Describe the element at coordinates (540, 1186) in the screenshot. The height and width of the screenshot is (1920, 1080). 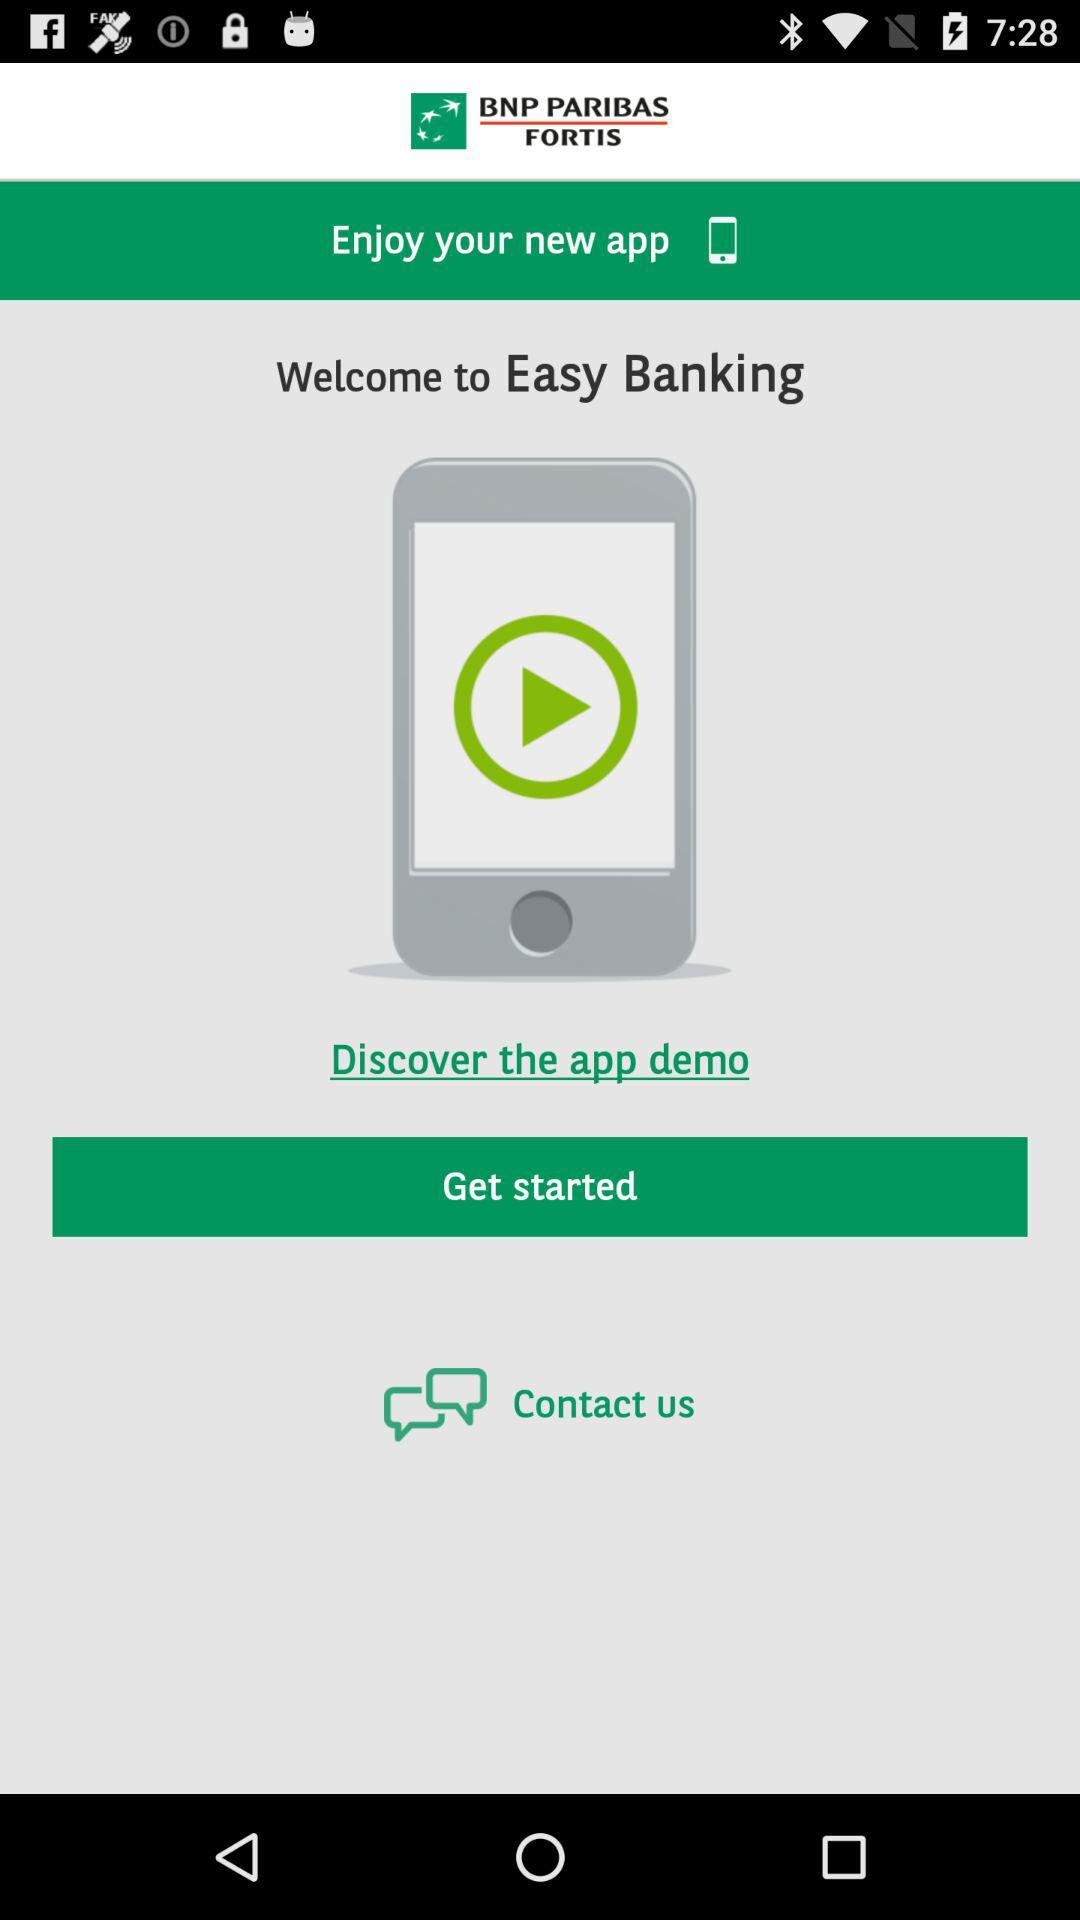
I see `the item below the discover the app item` at that location.